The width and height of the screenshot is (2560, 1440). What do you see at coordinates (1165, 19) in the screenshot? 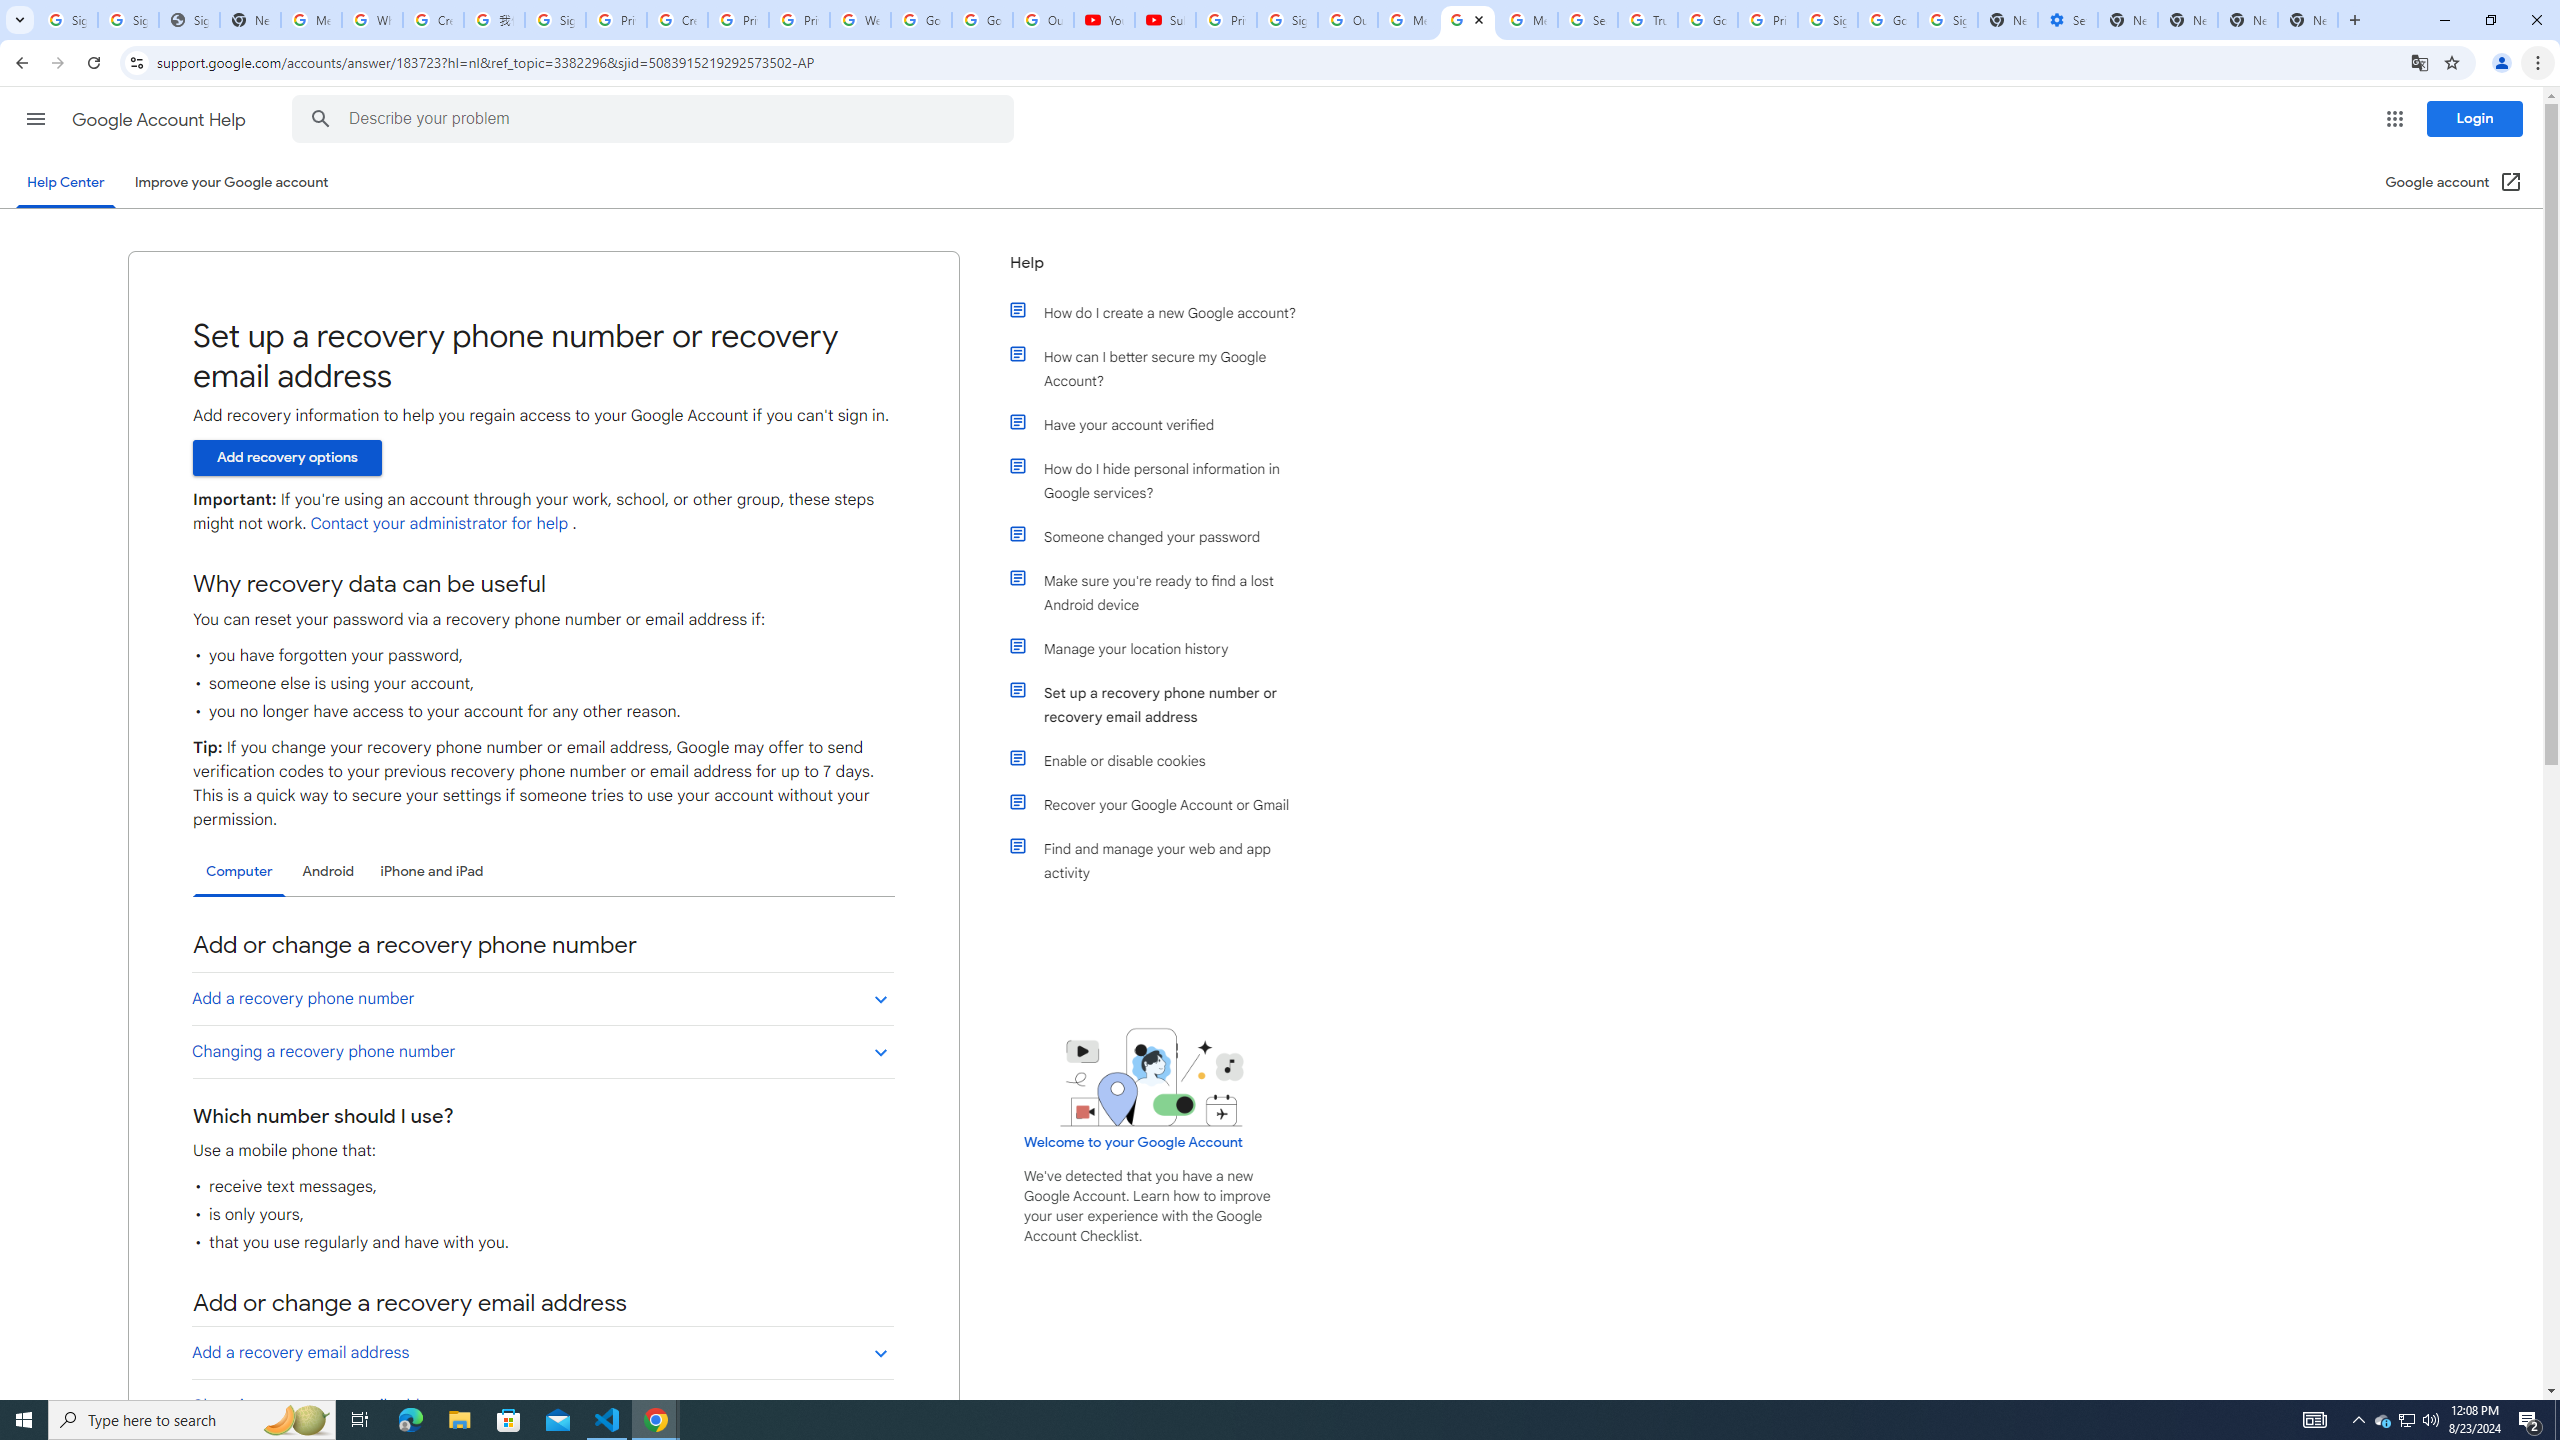
I see `'Subscriptions - YouTube'` at bounding box center [1165, 19].